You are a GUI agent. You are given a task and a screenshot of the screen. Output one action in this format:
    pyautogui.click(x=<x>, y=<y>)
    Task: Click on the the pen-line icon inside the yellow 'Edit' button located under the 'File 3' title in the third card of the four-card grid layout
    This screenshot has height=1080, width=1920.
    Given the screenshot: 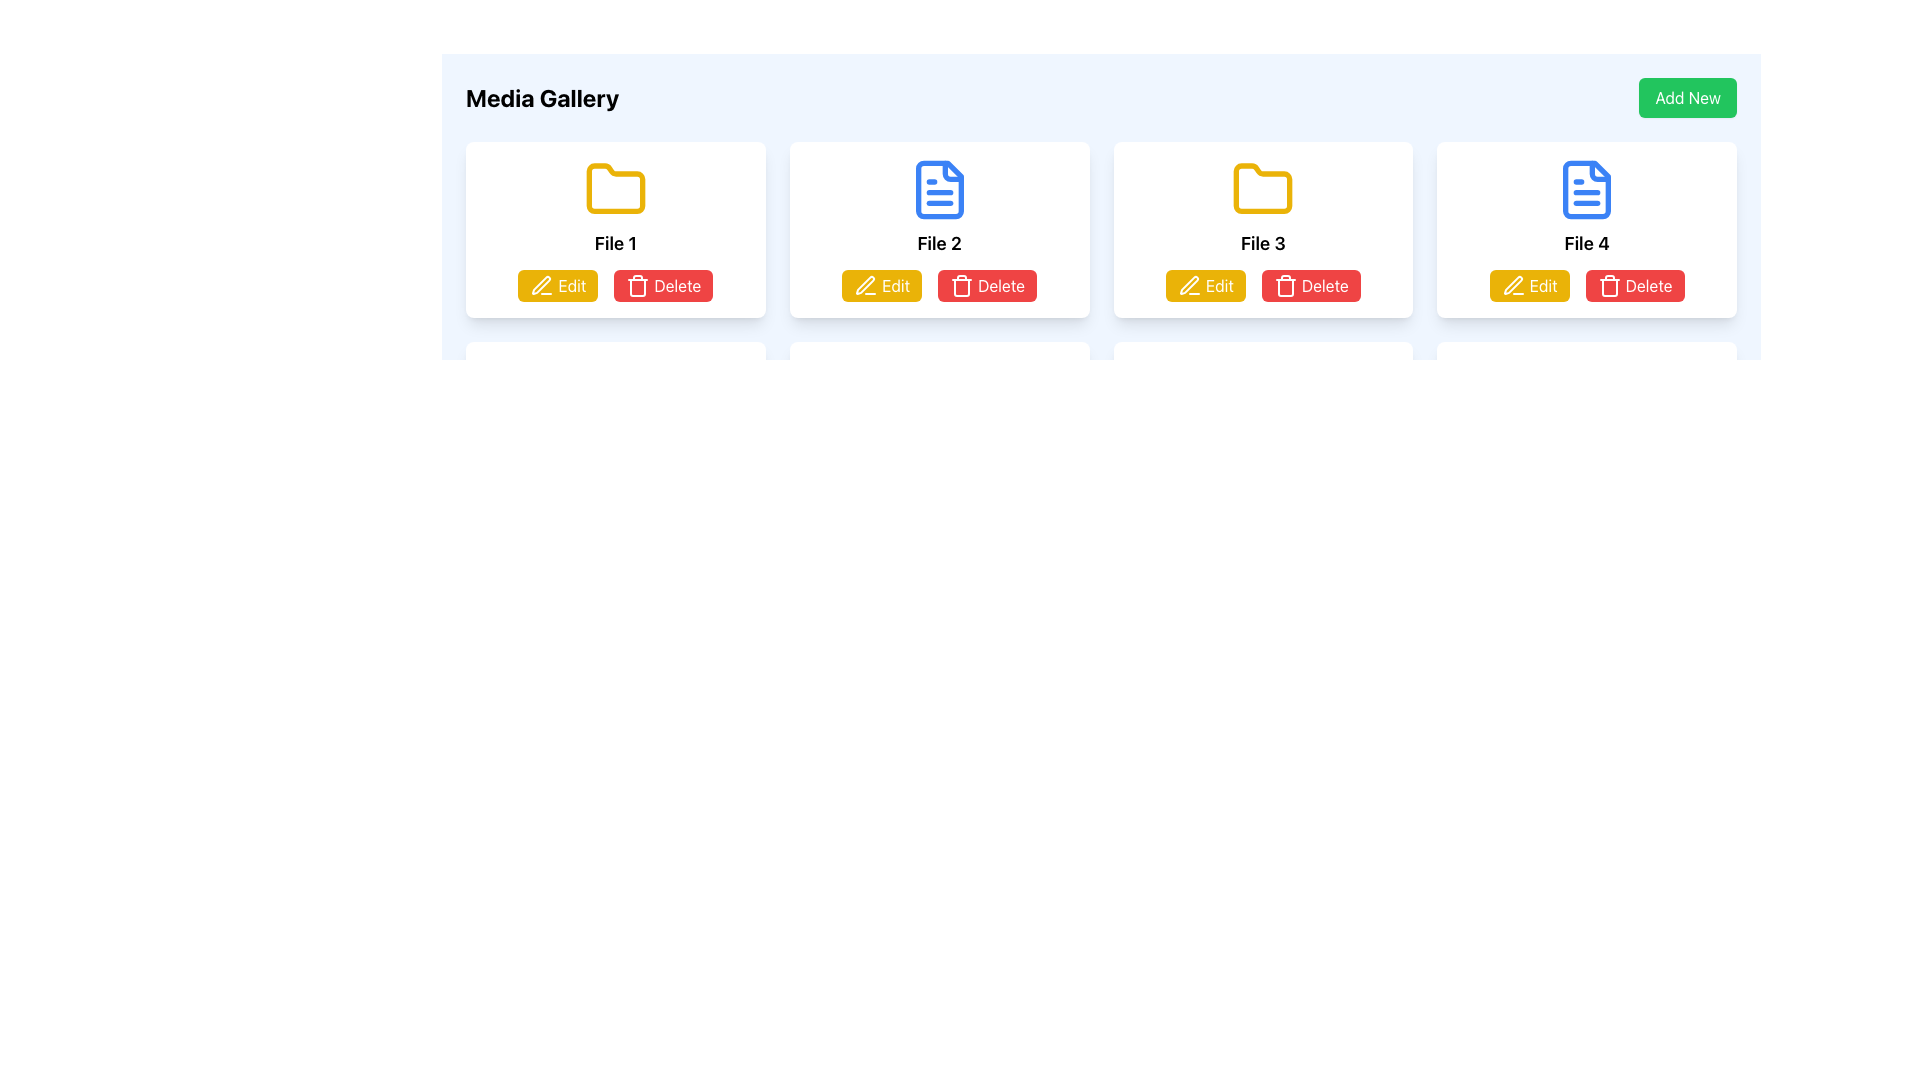 What is the action you would take?
    pyautogui.click(x=1190, y=285)
    